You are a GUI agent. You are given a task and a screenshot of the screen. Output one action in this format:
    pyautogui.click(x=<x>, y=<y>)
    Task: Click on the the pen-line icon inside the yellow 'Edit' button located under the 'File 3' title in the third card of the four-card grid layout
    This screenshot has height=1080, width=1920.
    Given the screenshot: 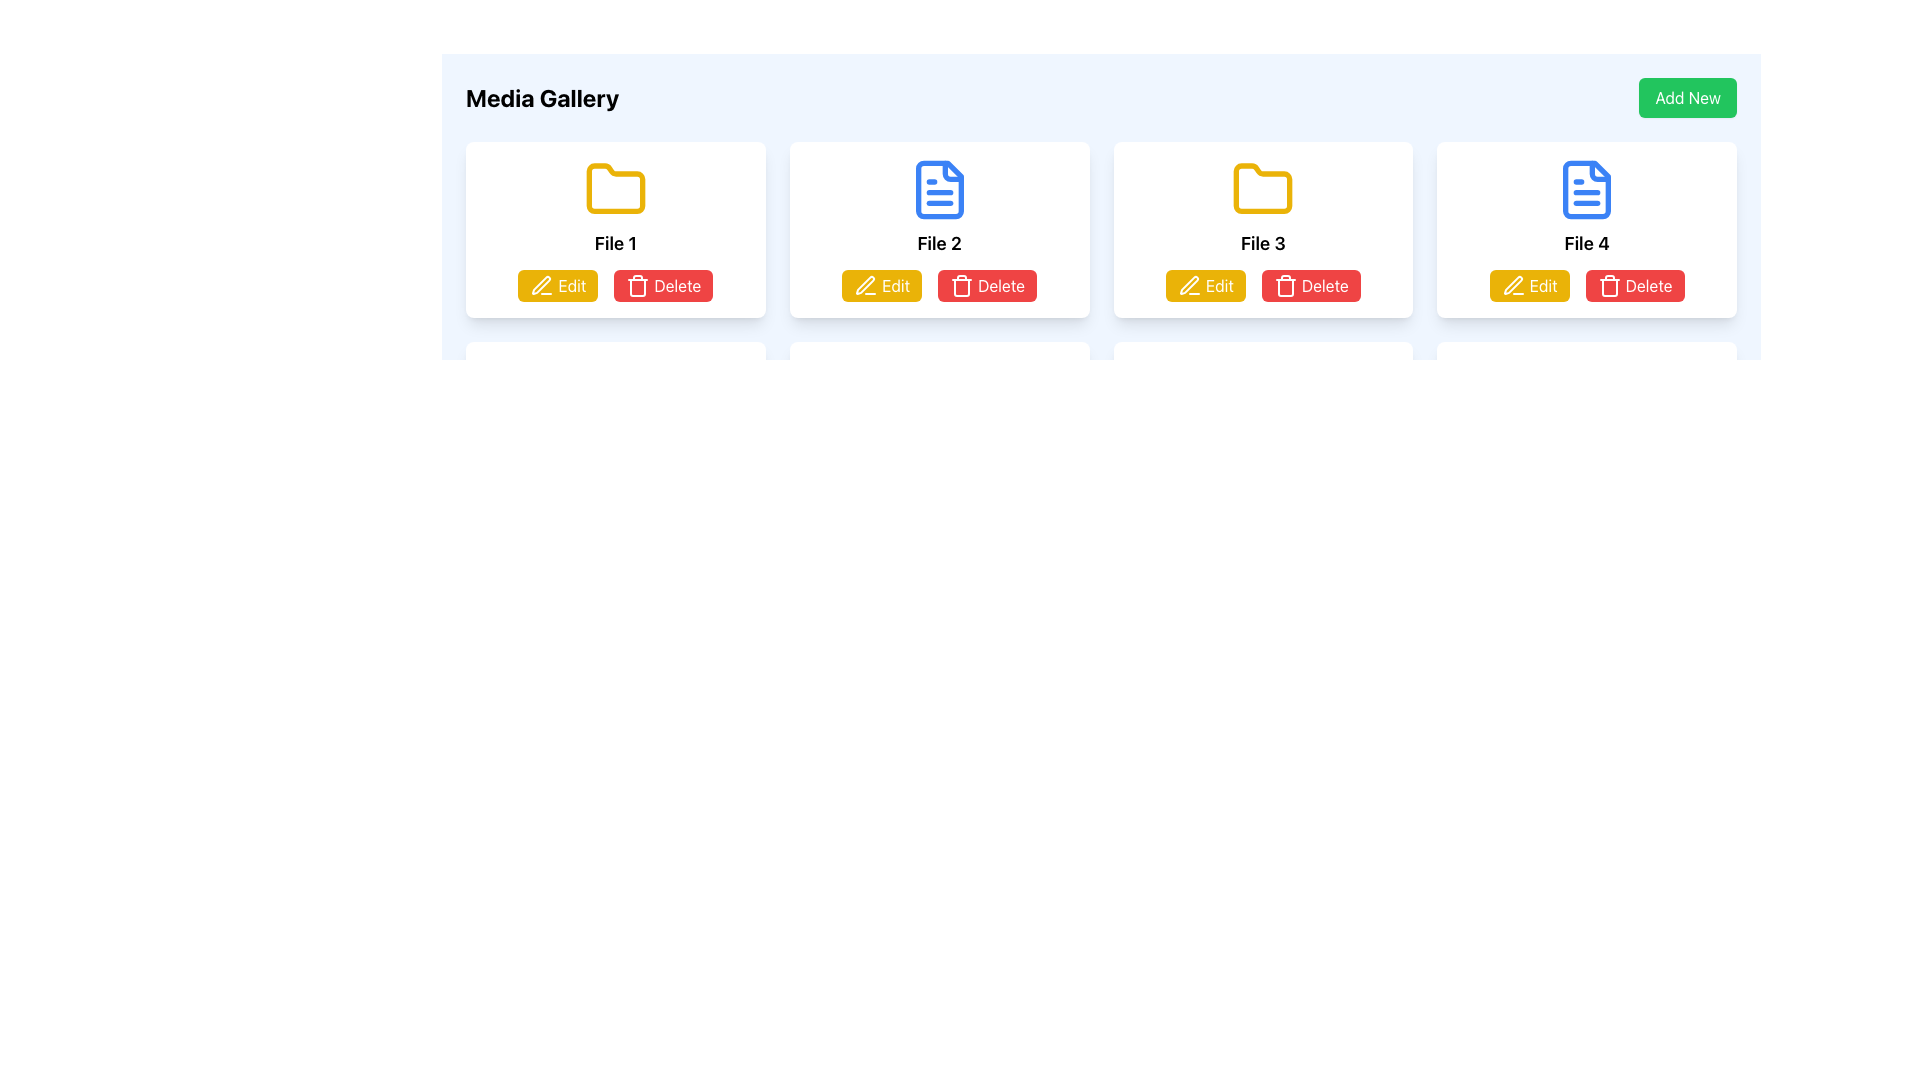 What is the action you would take?
    pyautogui.click(x=1190, y=285)
    